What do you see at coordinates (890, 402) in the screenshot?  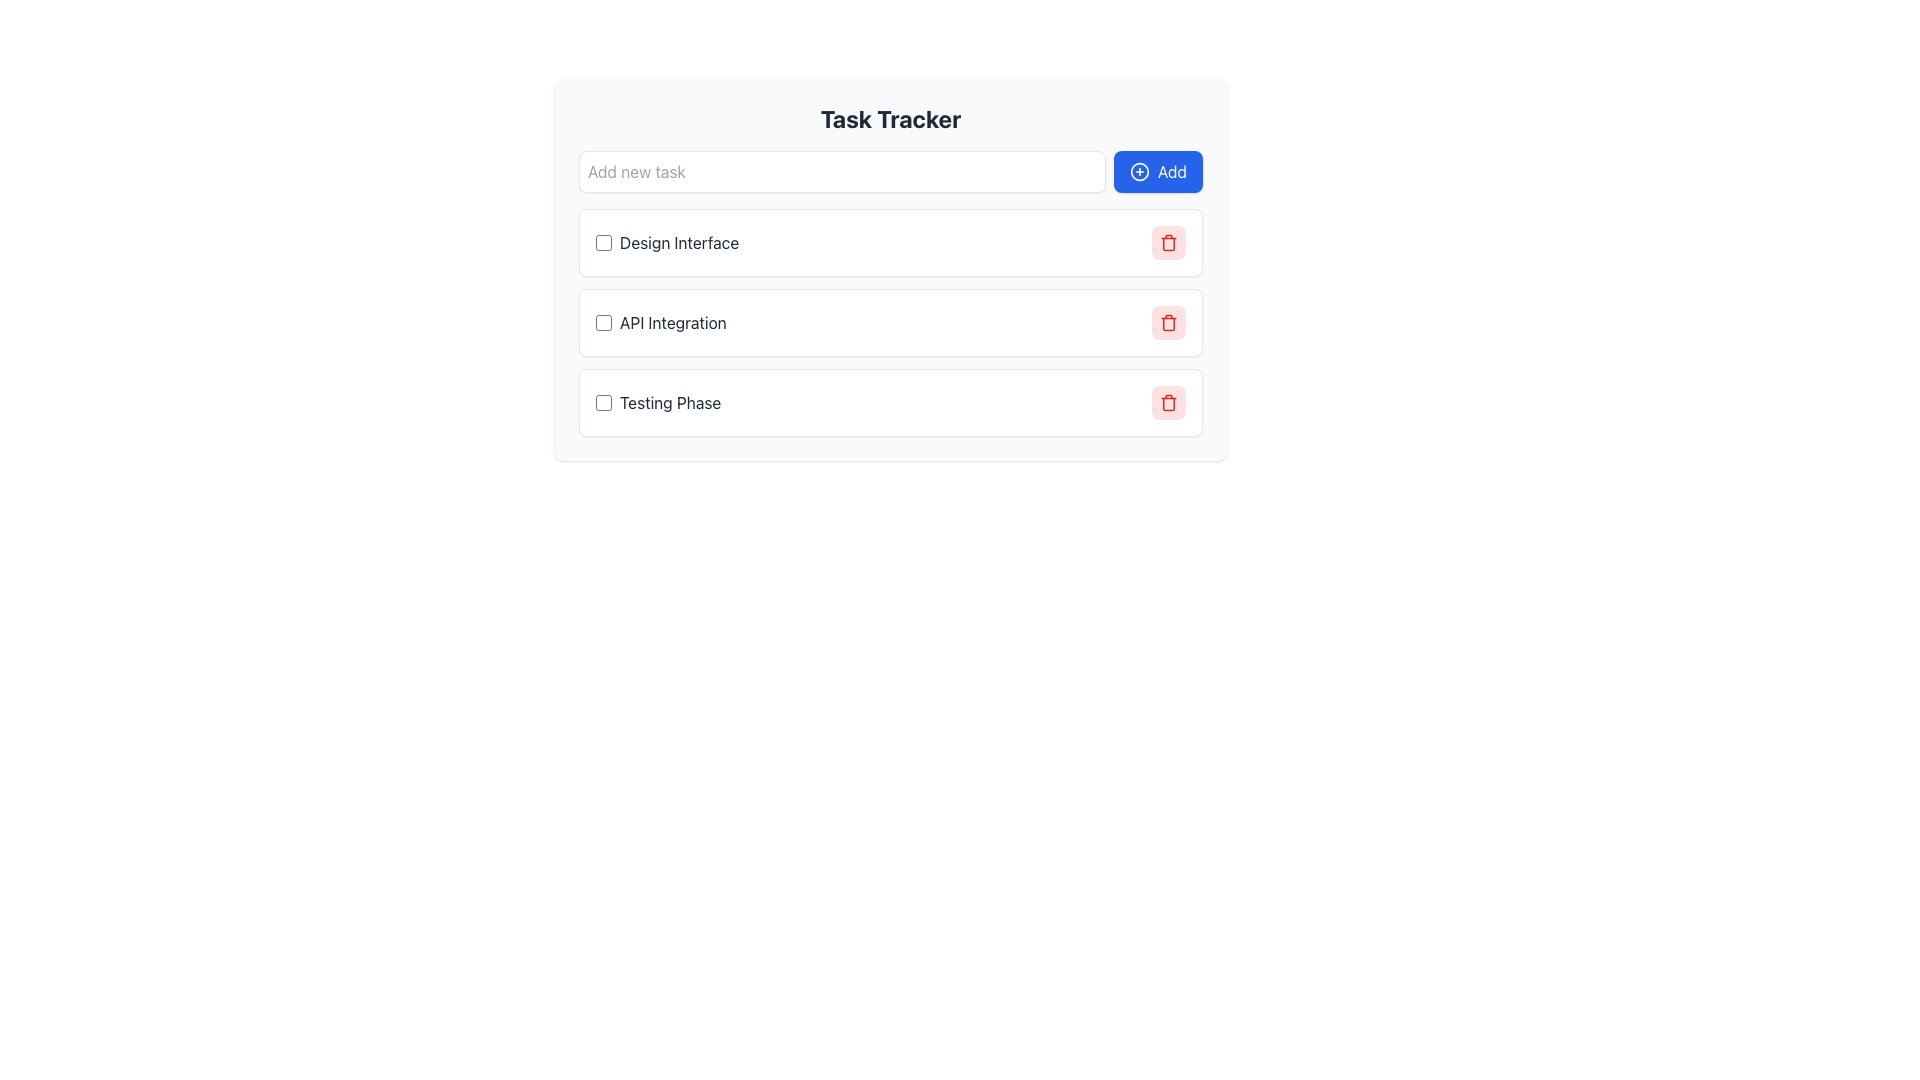 I see `the checkbox of the third task item in the task tracker application to mark it as complete` at bounding box center [890, 402].